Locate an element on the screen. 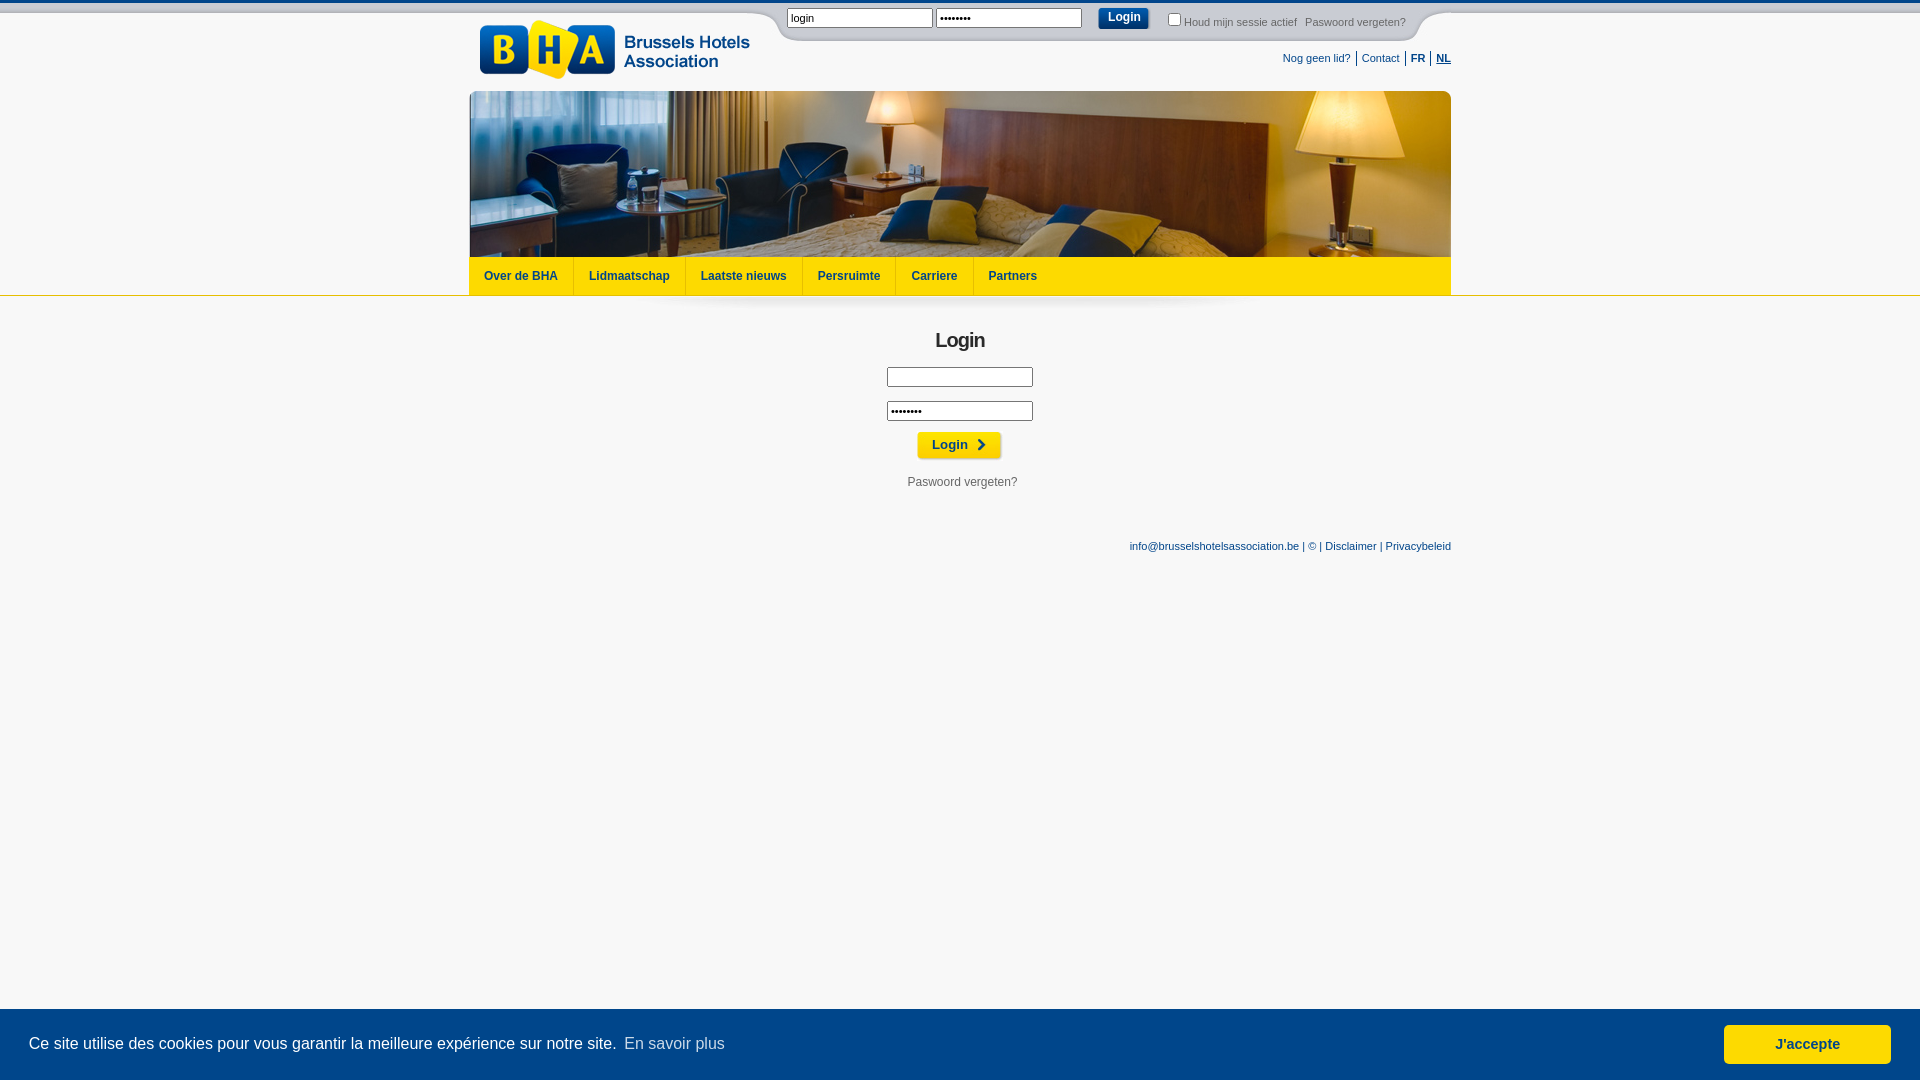 The image size is (1920, 1080). 'Privacybeleid' is located at coordinates (1385, 546).